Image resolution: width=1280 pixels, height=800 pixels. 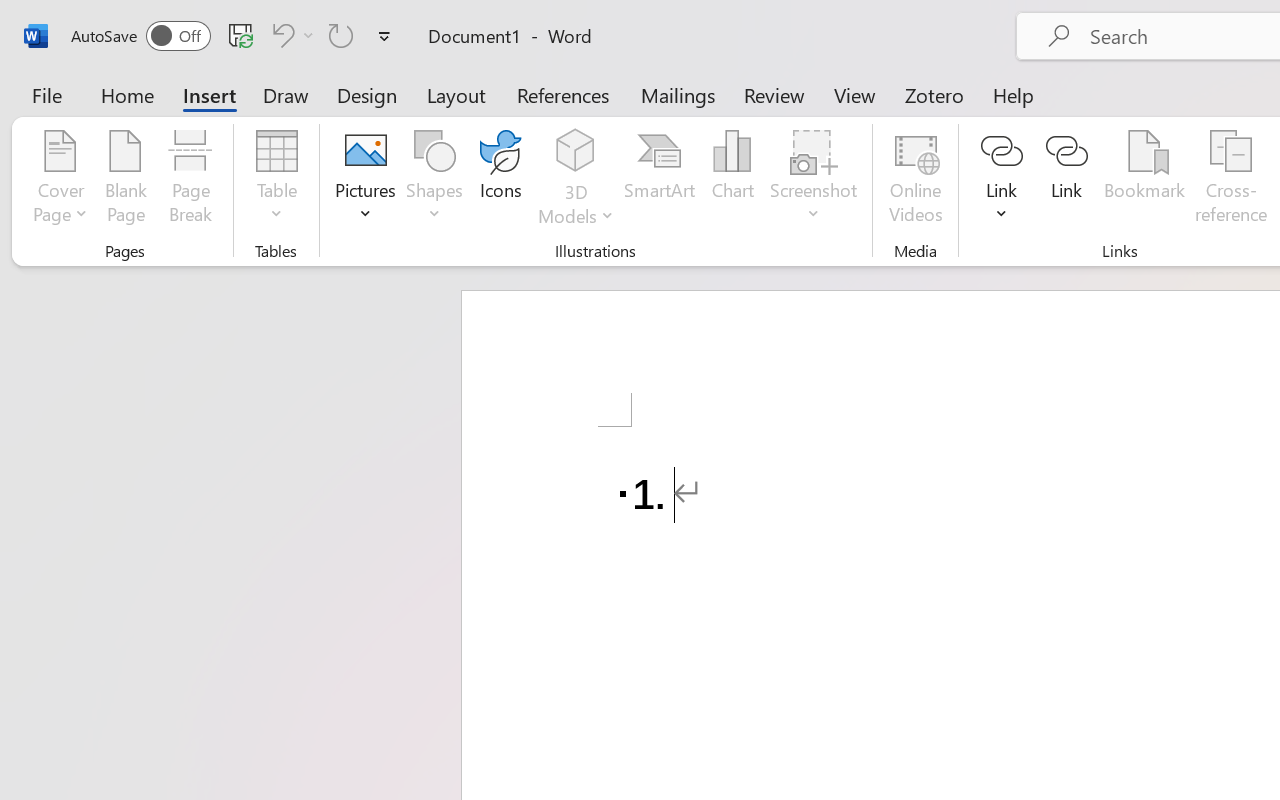 What do you see at coordinates (914, 179) in the screenshot?
I see `'Online Videos...'` at bounding box center [914, 179].